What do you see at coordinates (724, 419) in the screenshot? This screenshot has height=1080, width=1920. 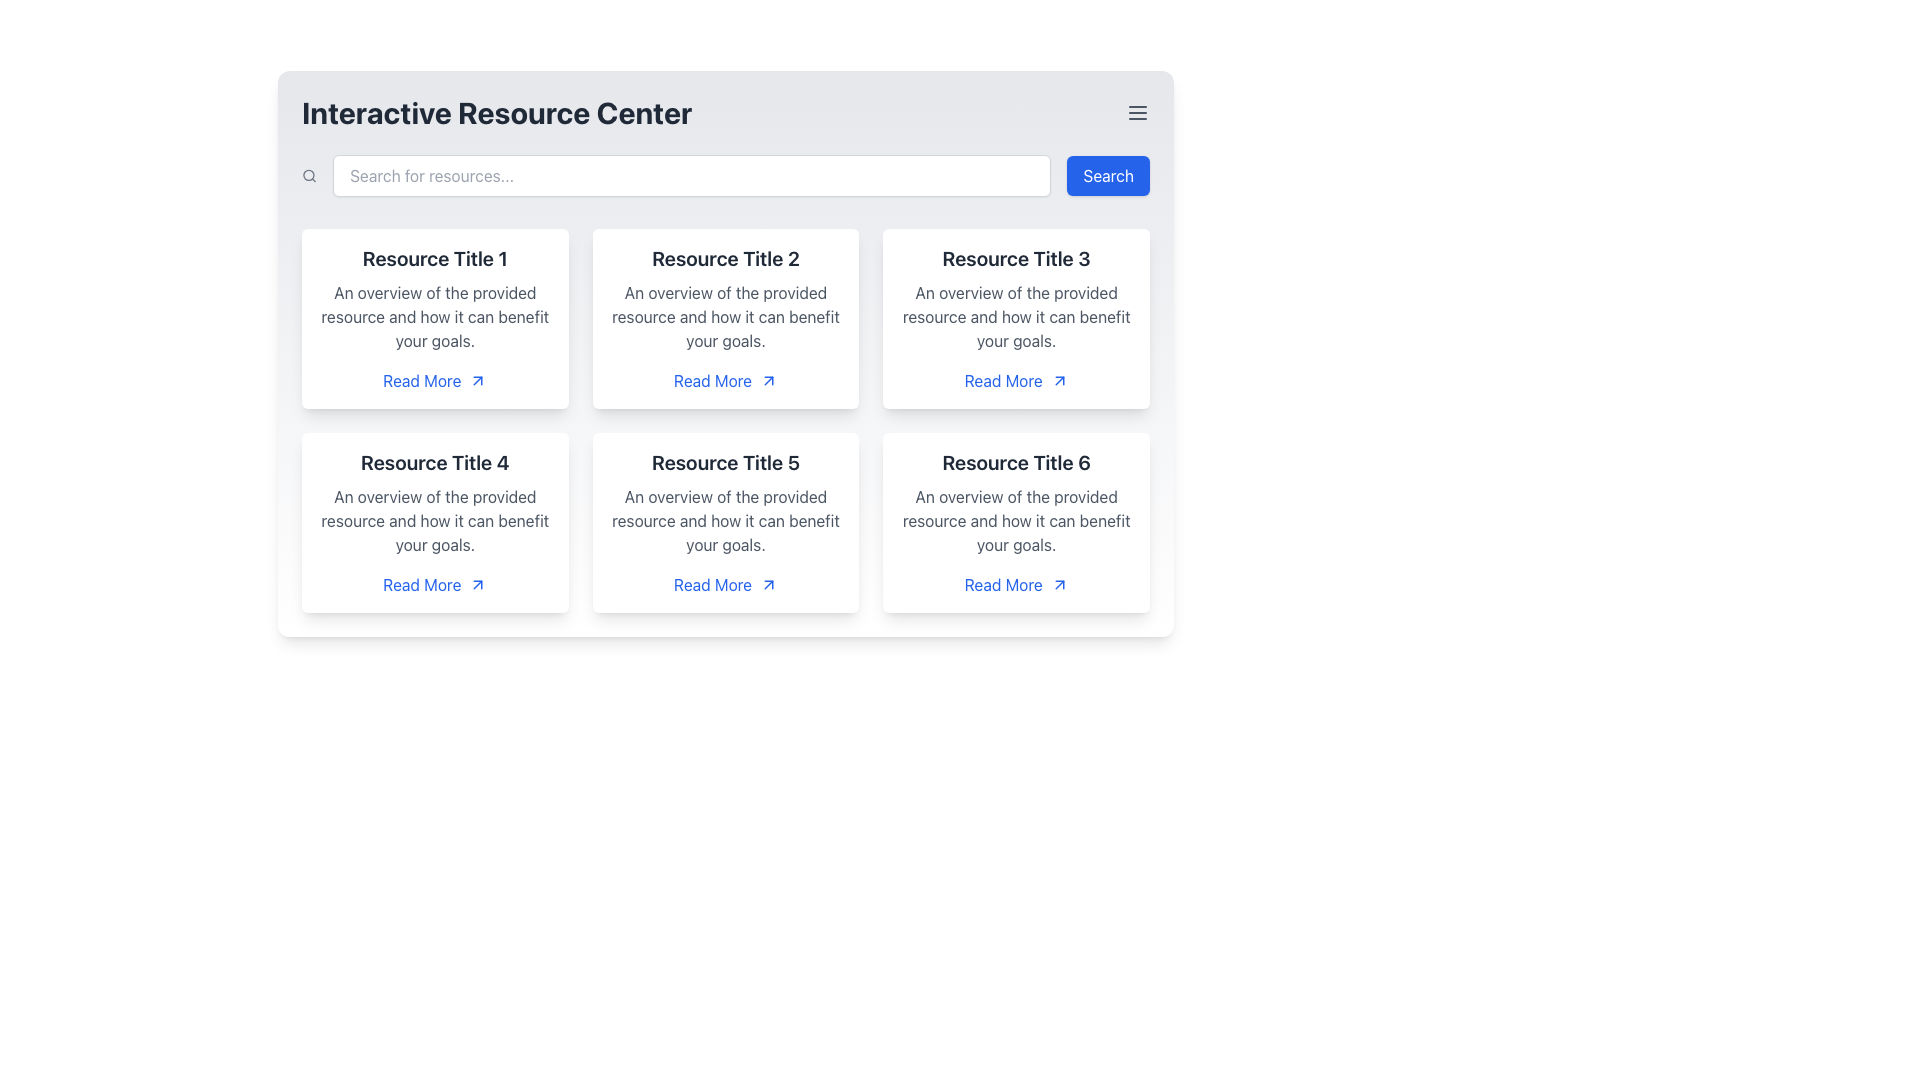 I see `the card in the center of the 3x2 grid within the 'Interactive Resource Center'` at bounding box center [724, 419].